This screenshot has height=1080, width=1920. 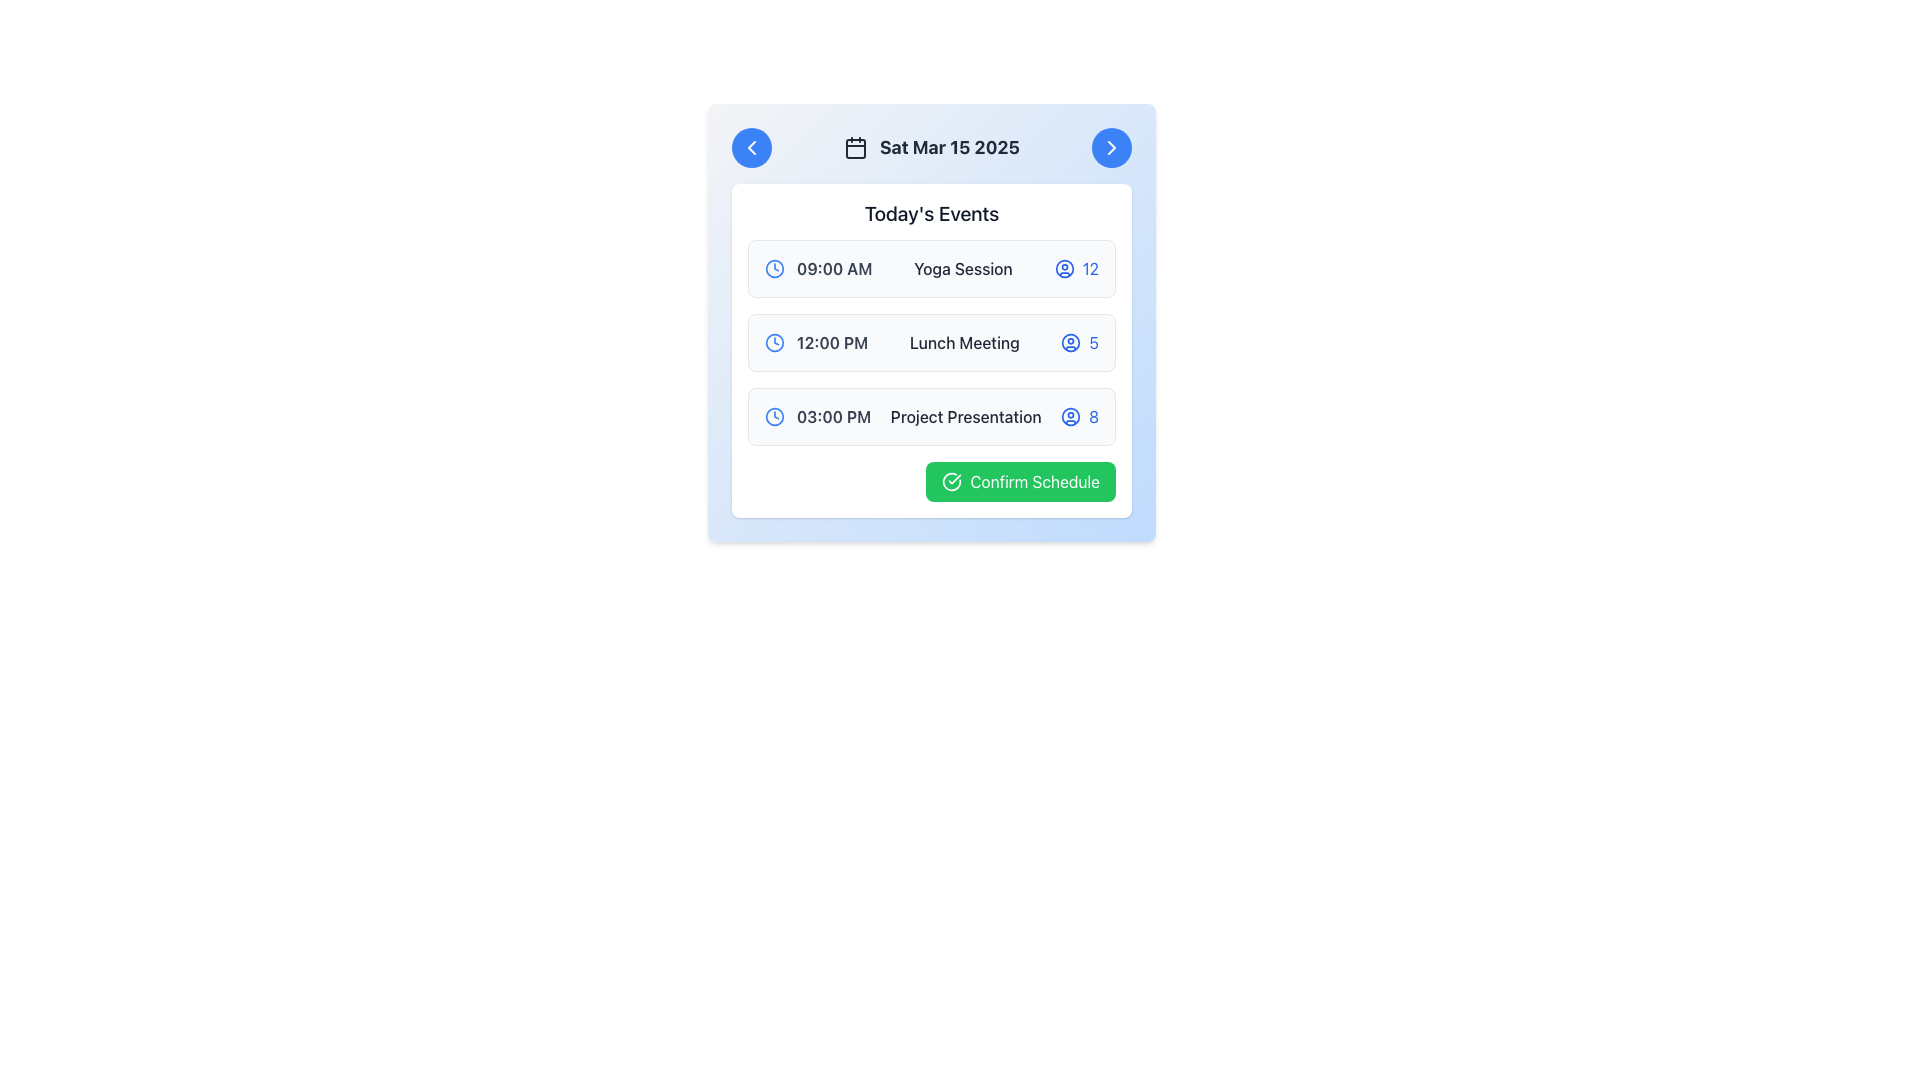 I want to click on the circular user icon associated with the 'Yoga Session' event at 09:00 AM located in the middle-right area of the event entry, so click(x=1063, y=268).